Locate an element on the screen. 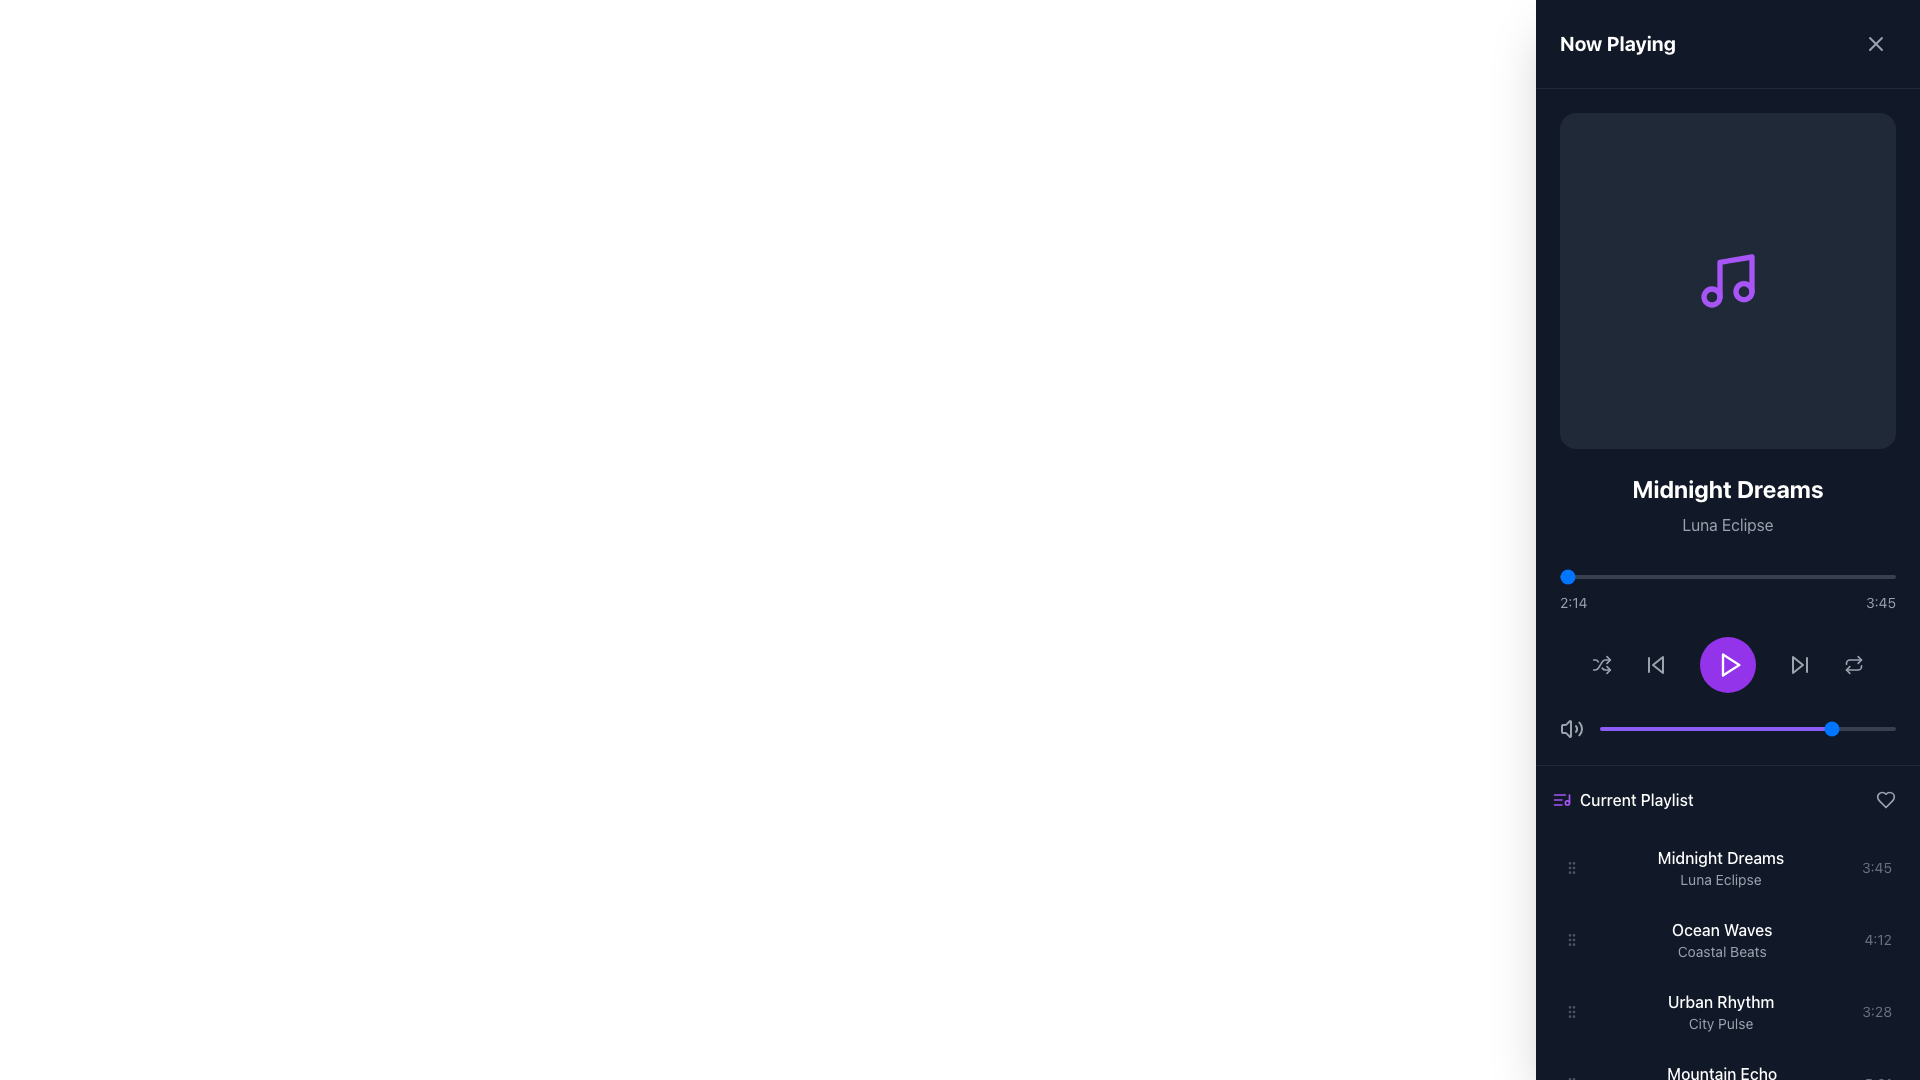  the song progress is located at coordinates (1765, 577).